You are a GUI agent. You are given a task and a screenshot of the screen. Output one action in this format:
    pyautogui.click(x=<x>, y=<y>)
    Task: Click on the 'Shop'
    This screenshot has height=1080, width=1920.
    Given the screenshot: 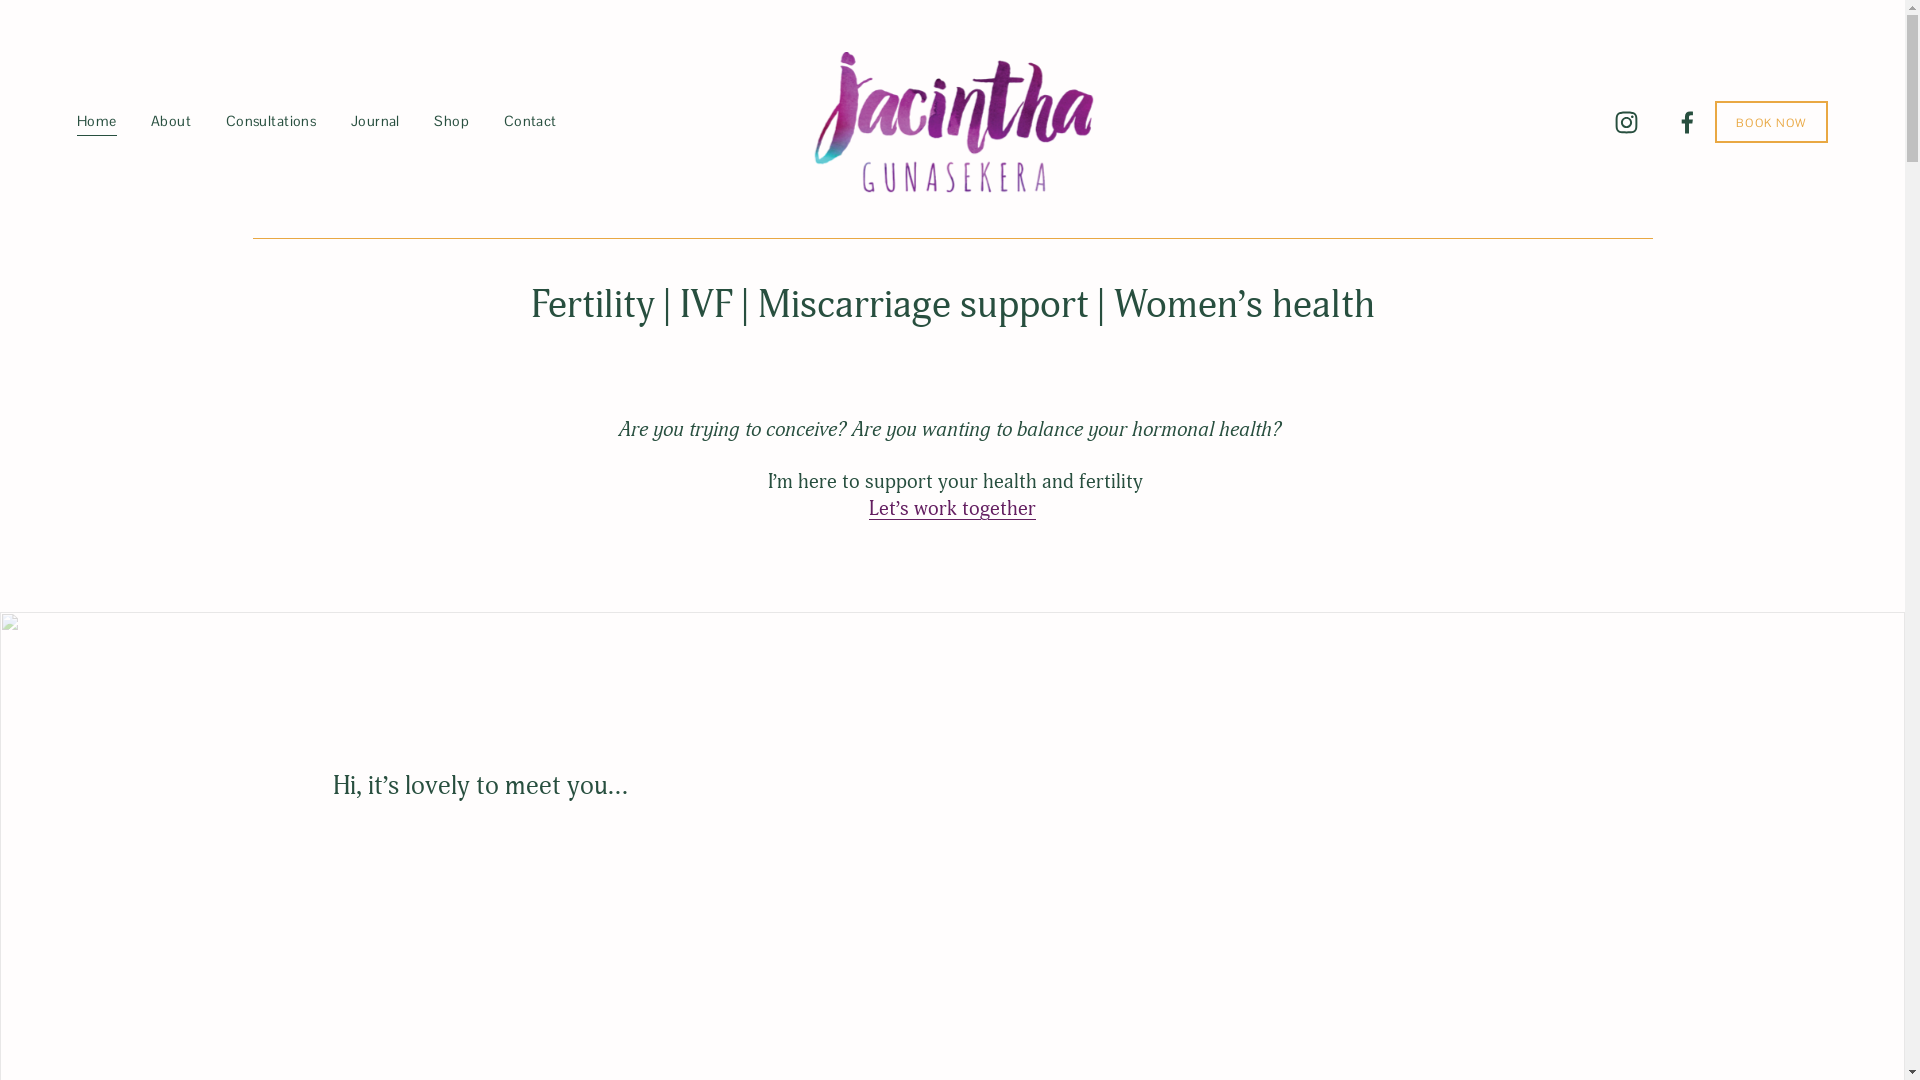 What is the action you would take?
    pyautogui.click(x=432, y=122)
    